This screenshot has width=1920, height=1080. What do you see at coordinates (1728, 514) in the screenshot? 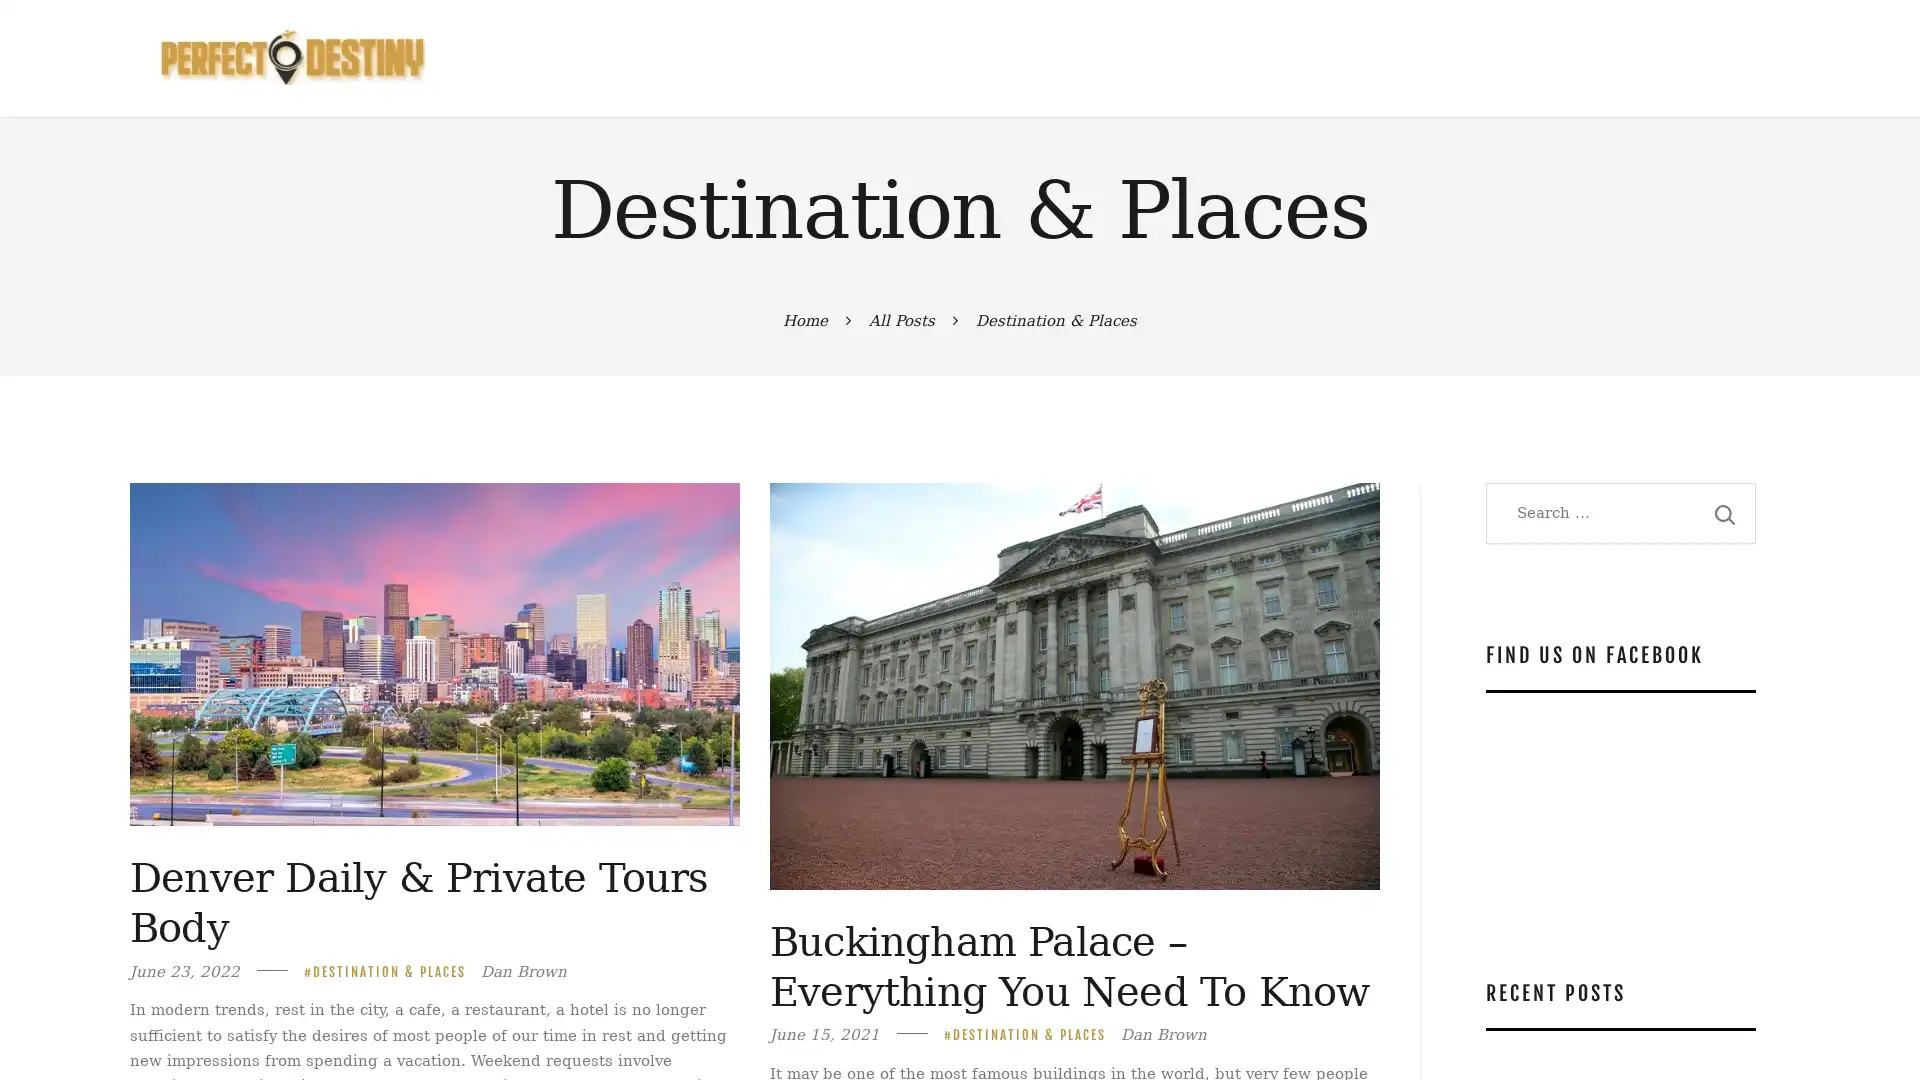
I see `Search` at bounding box center [1728, 514].